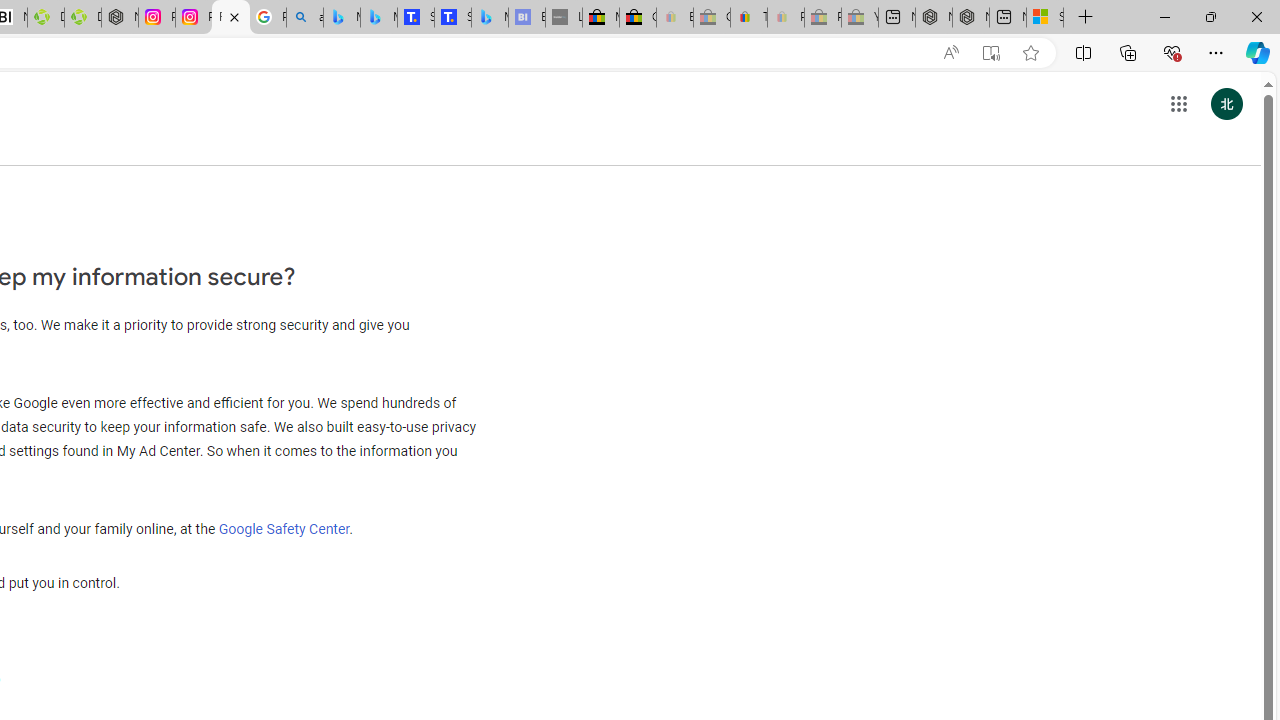 The height and width of the screenshot is (720, 1280). I want to click on 'Payments Terms of Use | eBay.com - Sleeping', so click(784, 17).